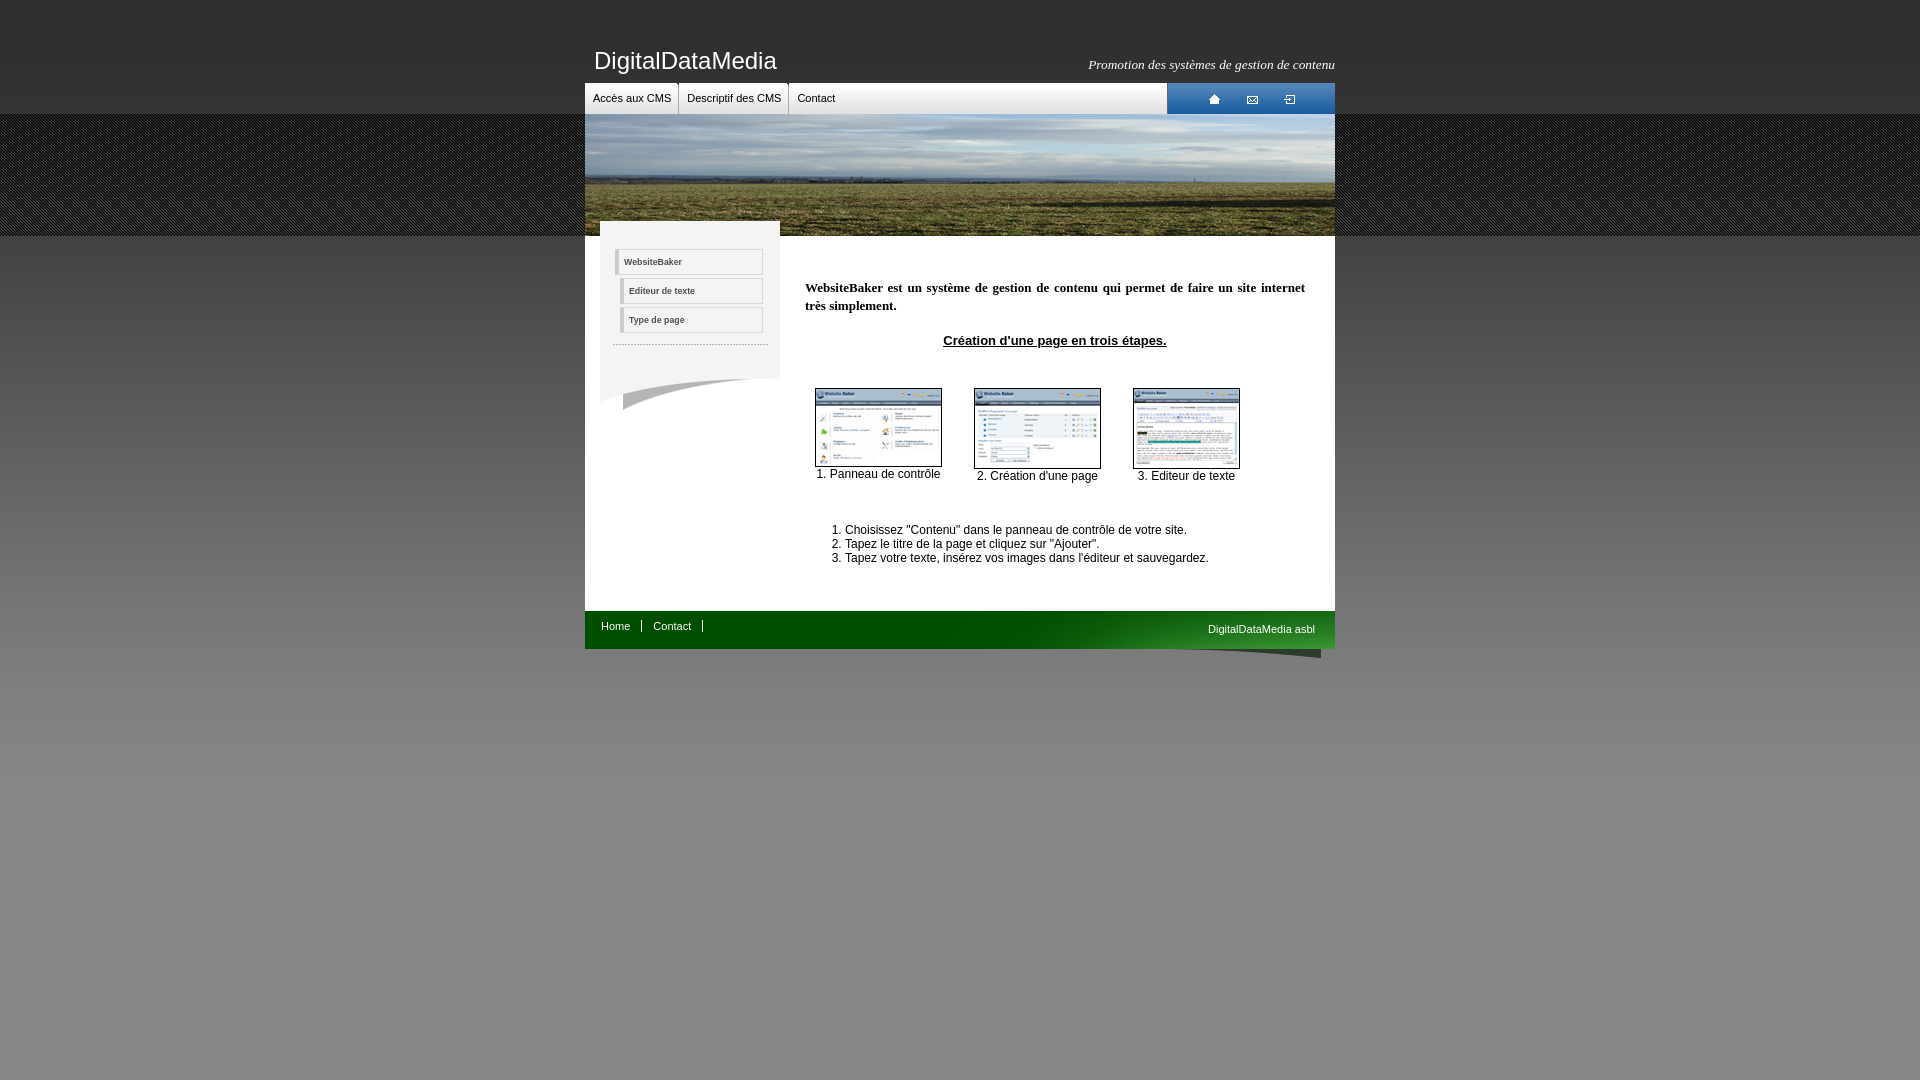  What do you see at coordinates (614, 624) in the screenshot?
I see `'Home'` at bounding box center [614, 624].